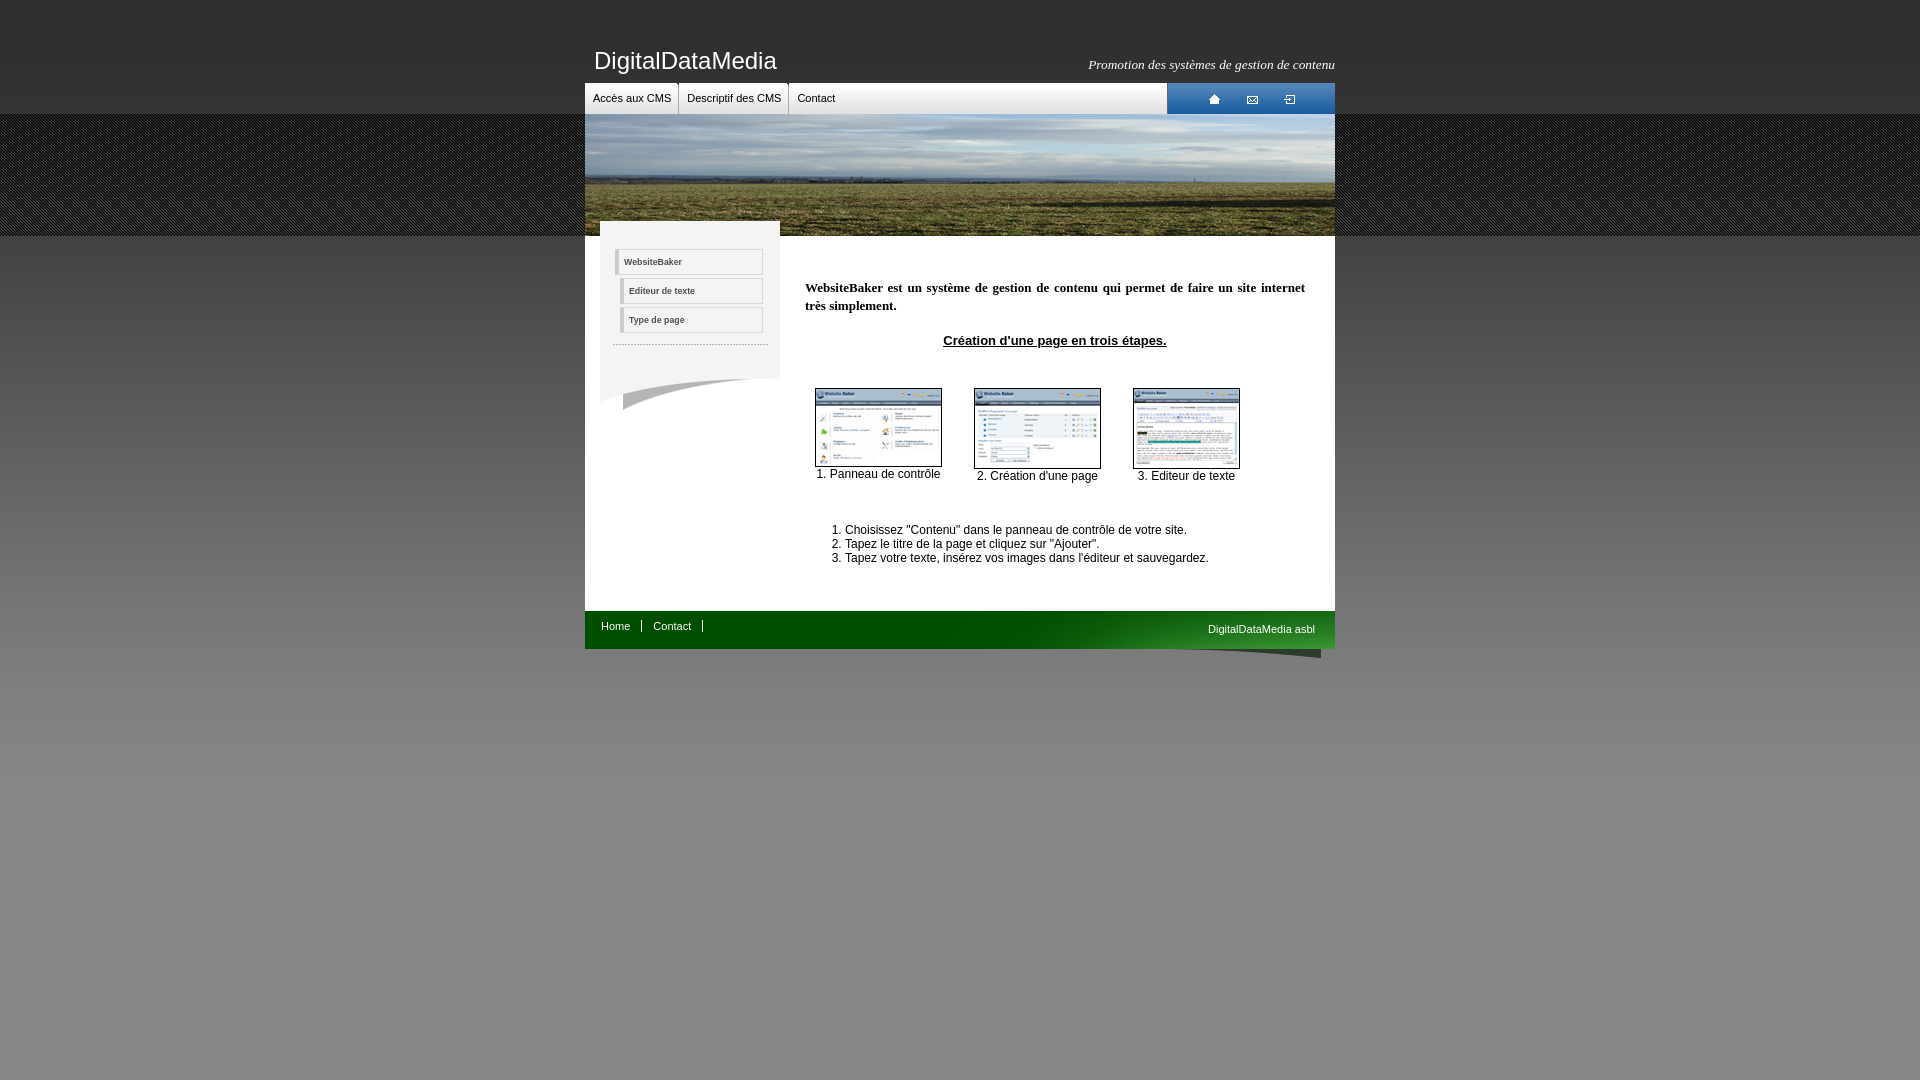  What do you see at coordinates (614, 624) in the screenshot?
I see `'Home'` at bounding box center [614, 624].